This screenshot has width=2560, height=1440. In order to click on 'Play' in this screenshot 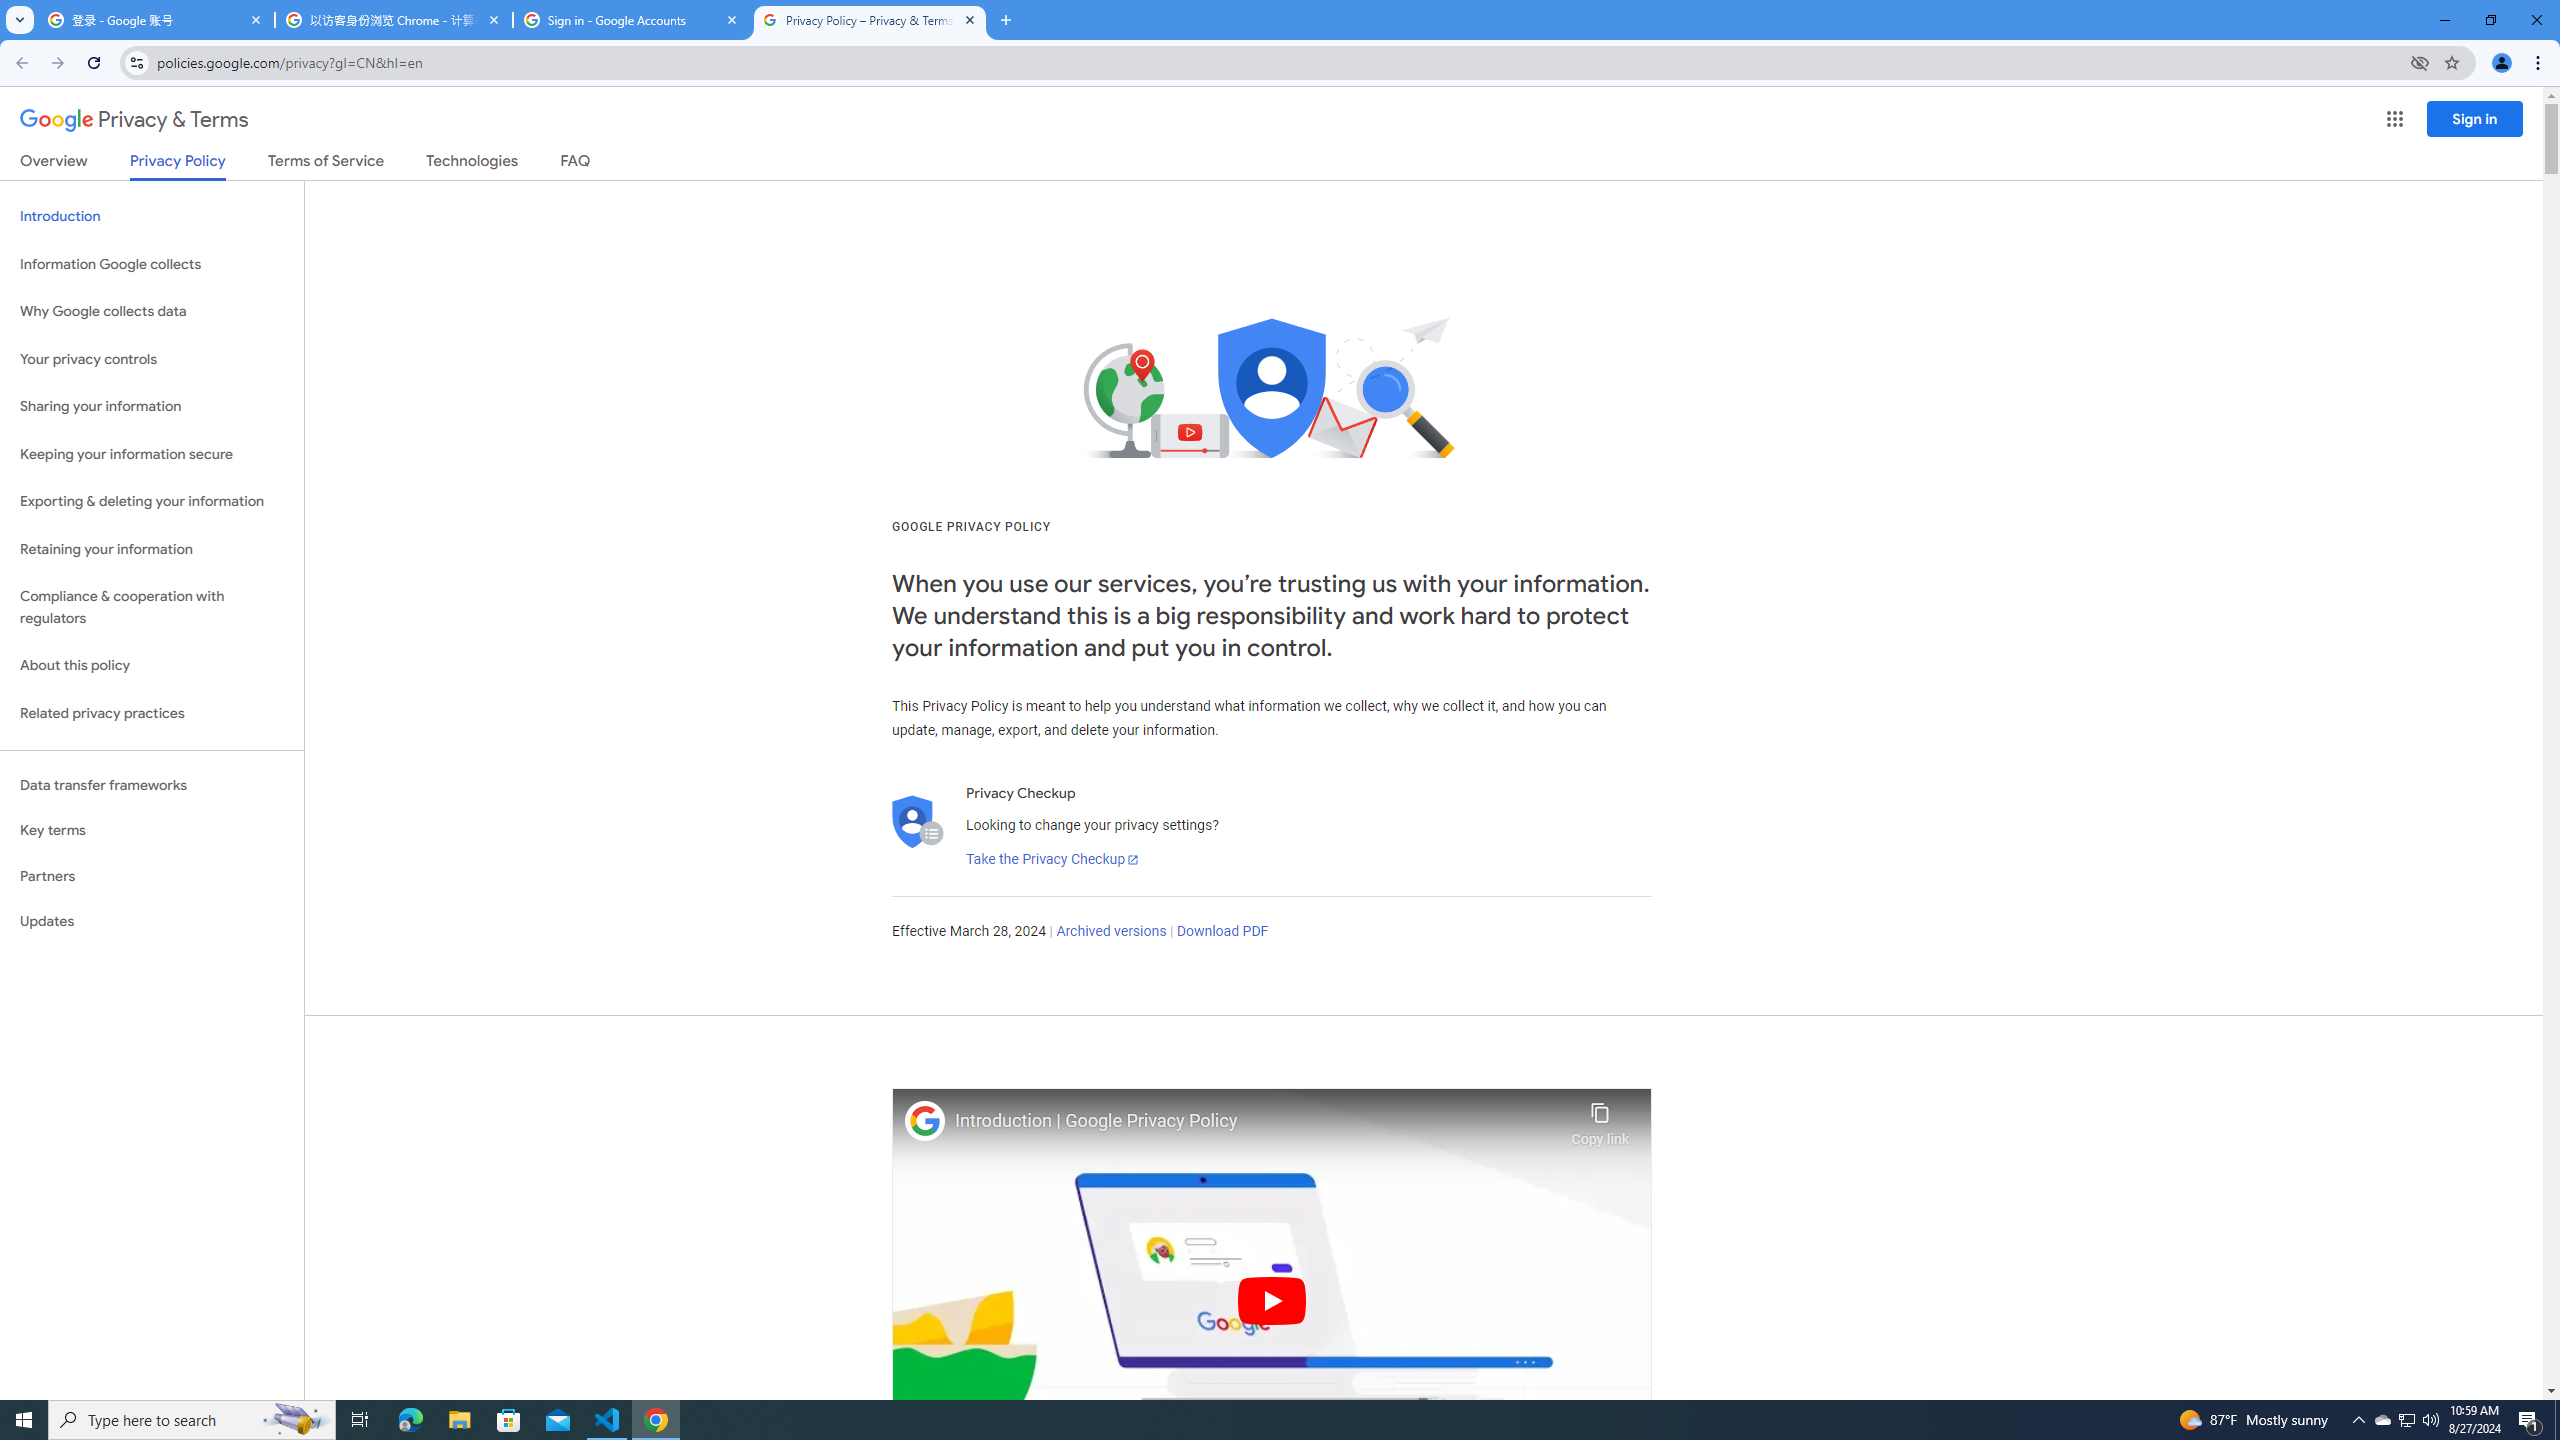, I will do `click(1271, 1299)`.